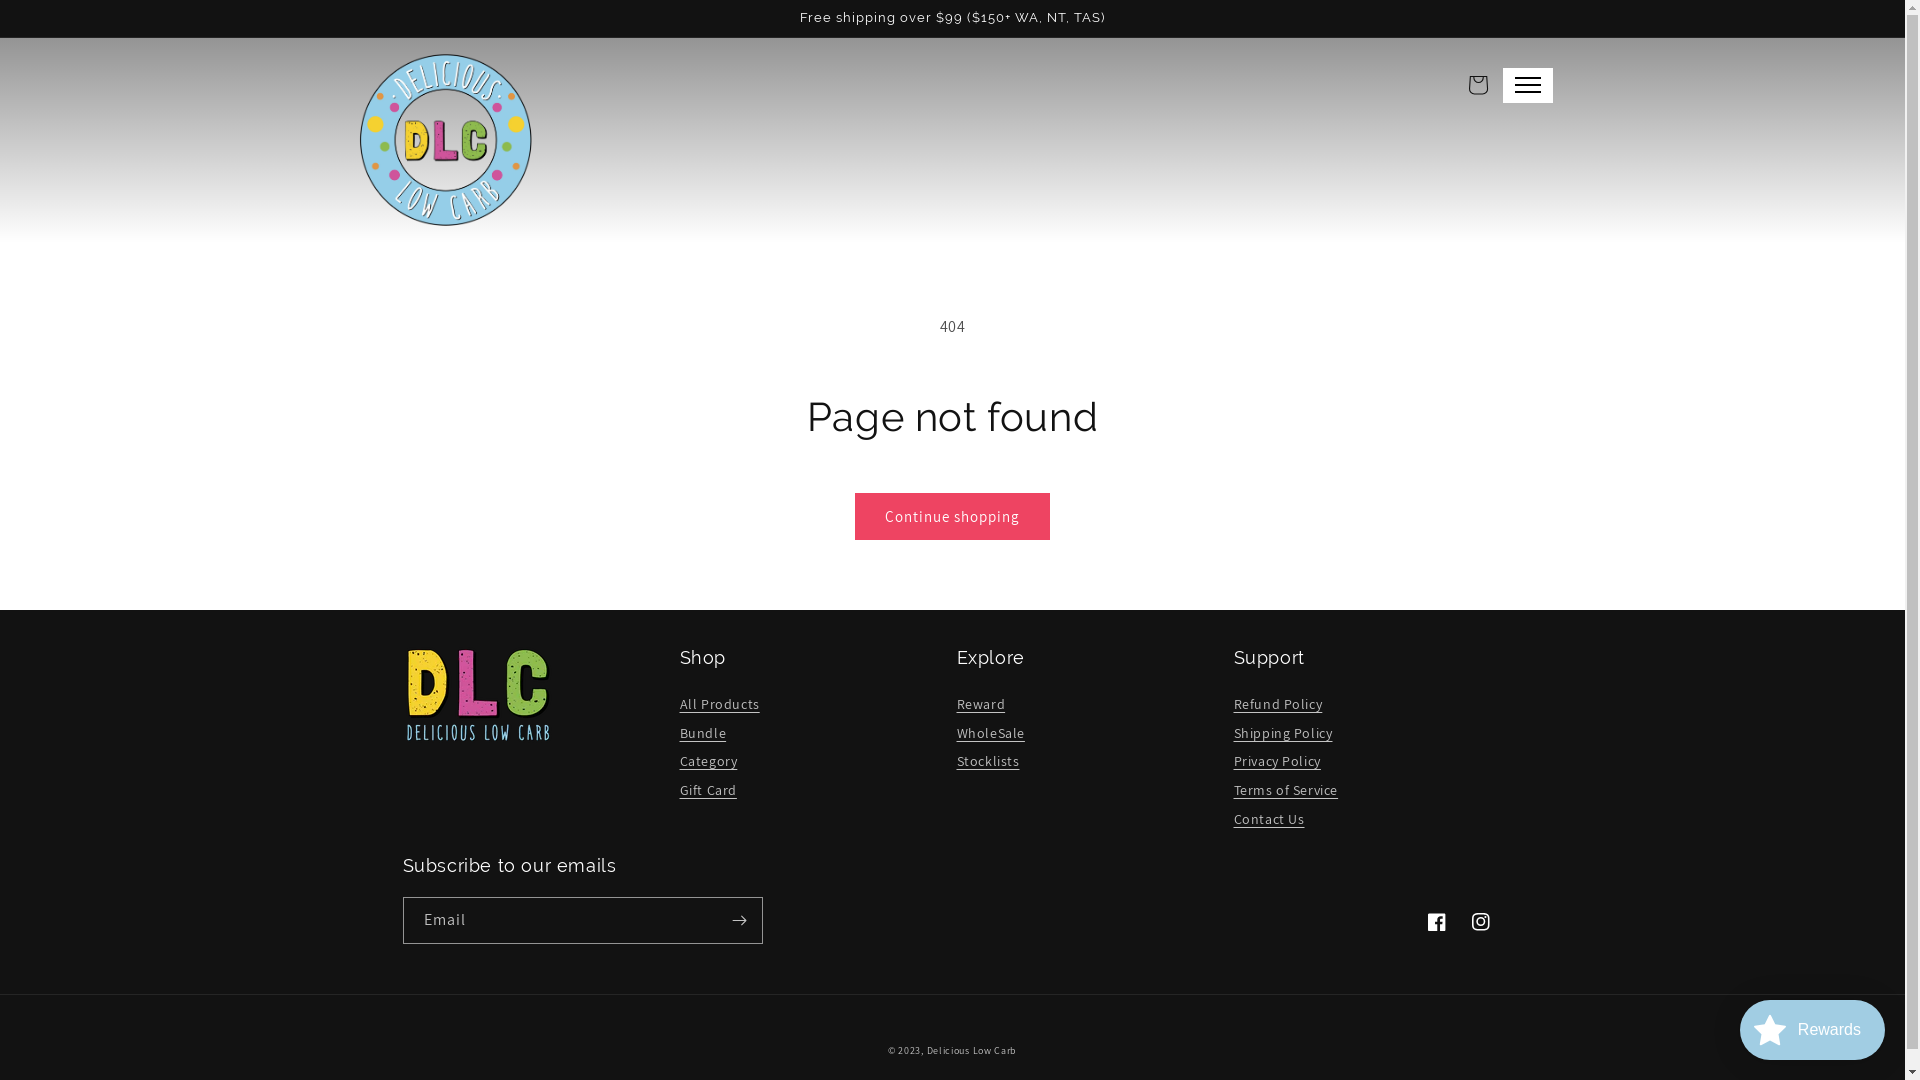 This screenshot has width=1920, height=1080. I want to click on 'Stocklists', so click(987, 761).